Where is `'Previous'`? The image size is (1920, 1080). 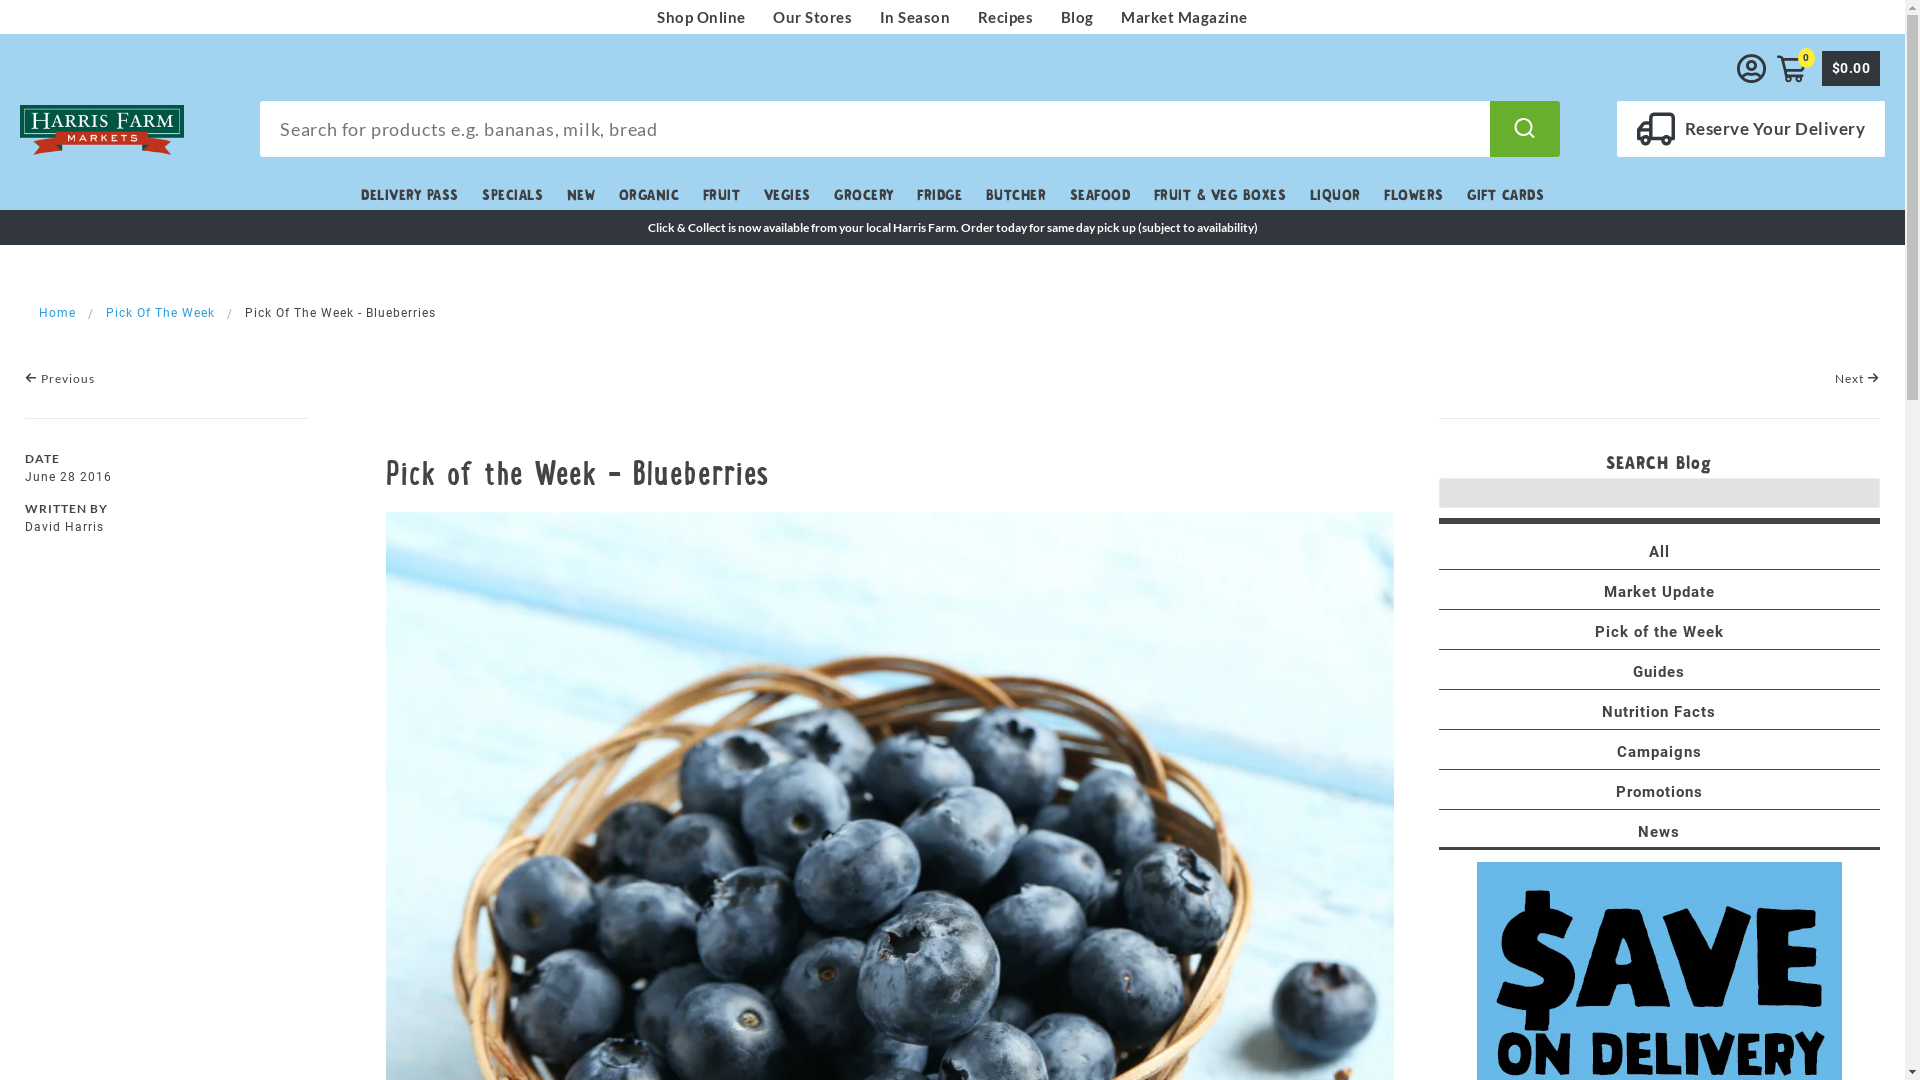
'Previous' is located at coordinates (59, 378).